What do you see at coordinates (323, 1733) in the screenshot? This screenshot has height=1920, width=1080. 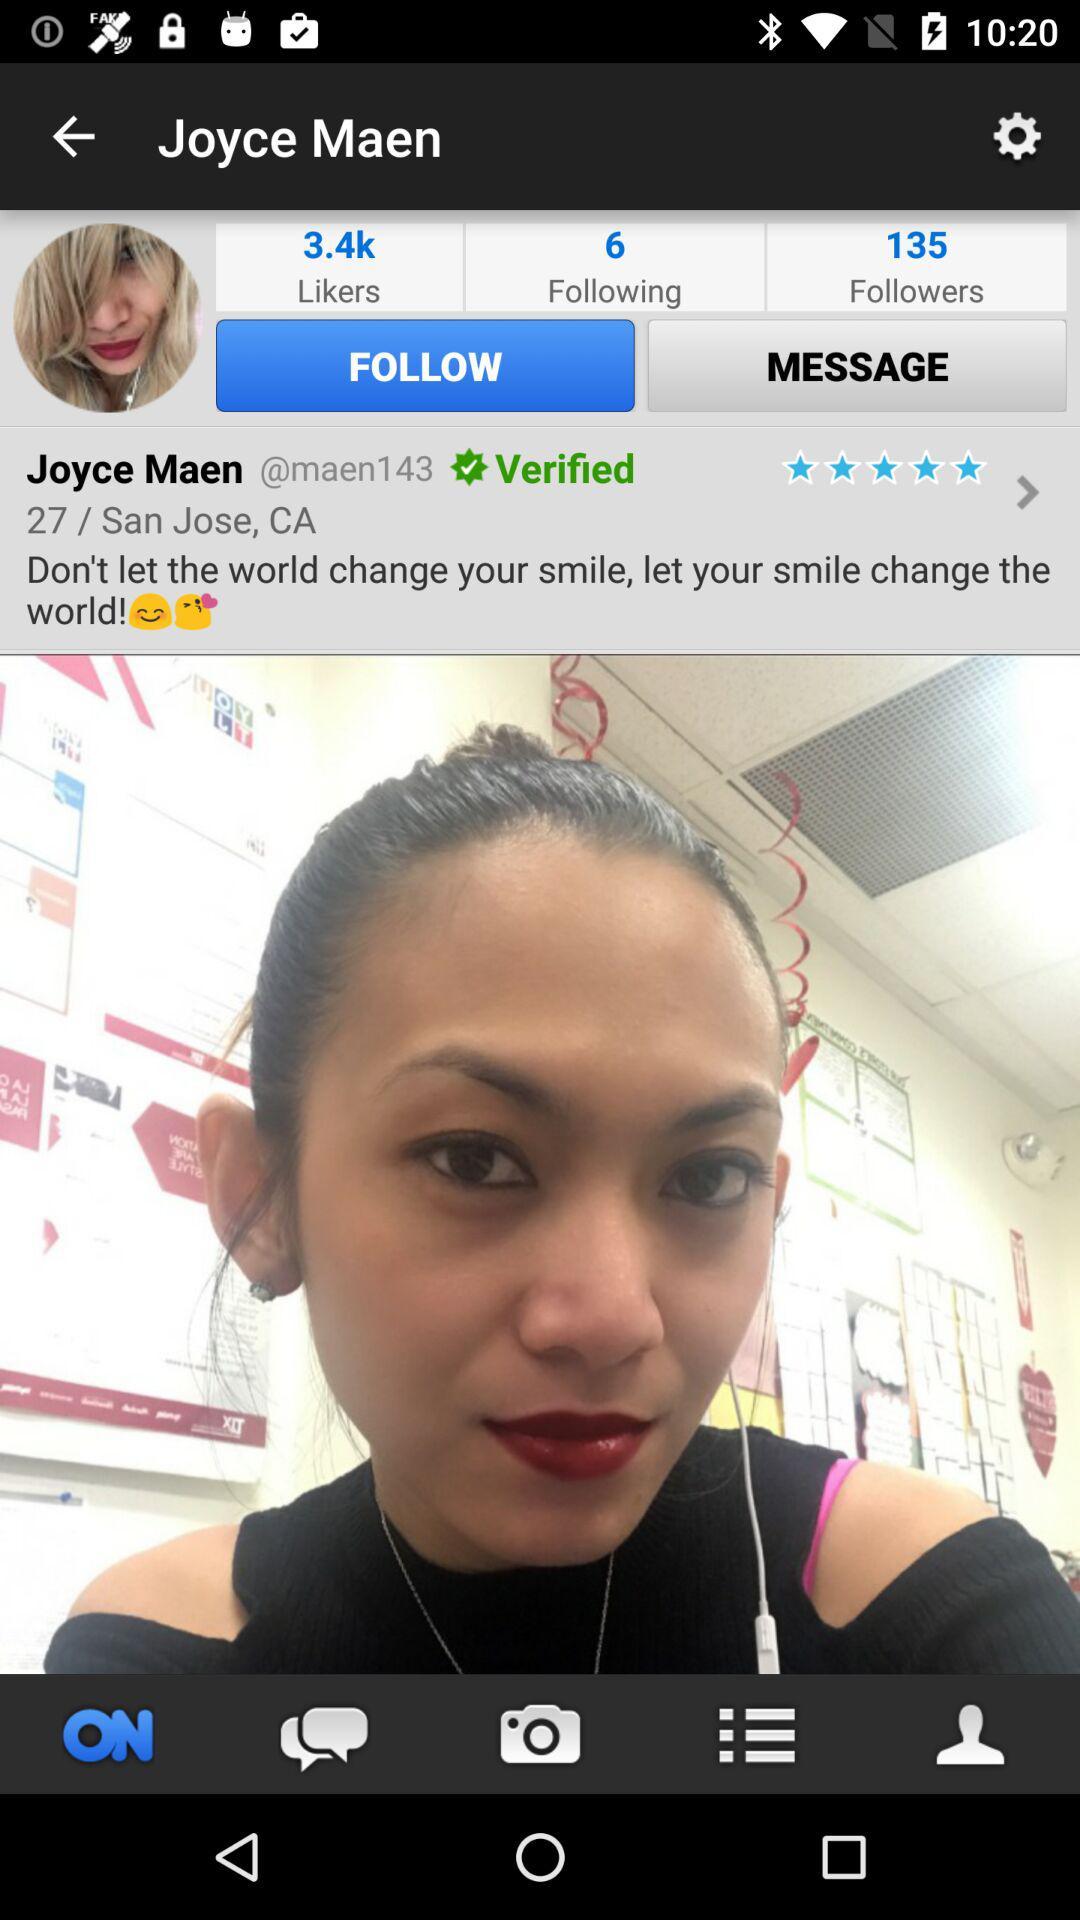 I see `open comments` at bounding box center [323, 1733].